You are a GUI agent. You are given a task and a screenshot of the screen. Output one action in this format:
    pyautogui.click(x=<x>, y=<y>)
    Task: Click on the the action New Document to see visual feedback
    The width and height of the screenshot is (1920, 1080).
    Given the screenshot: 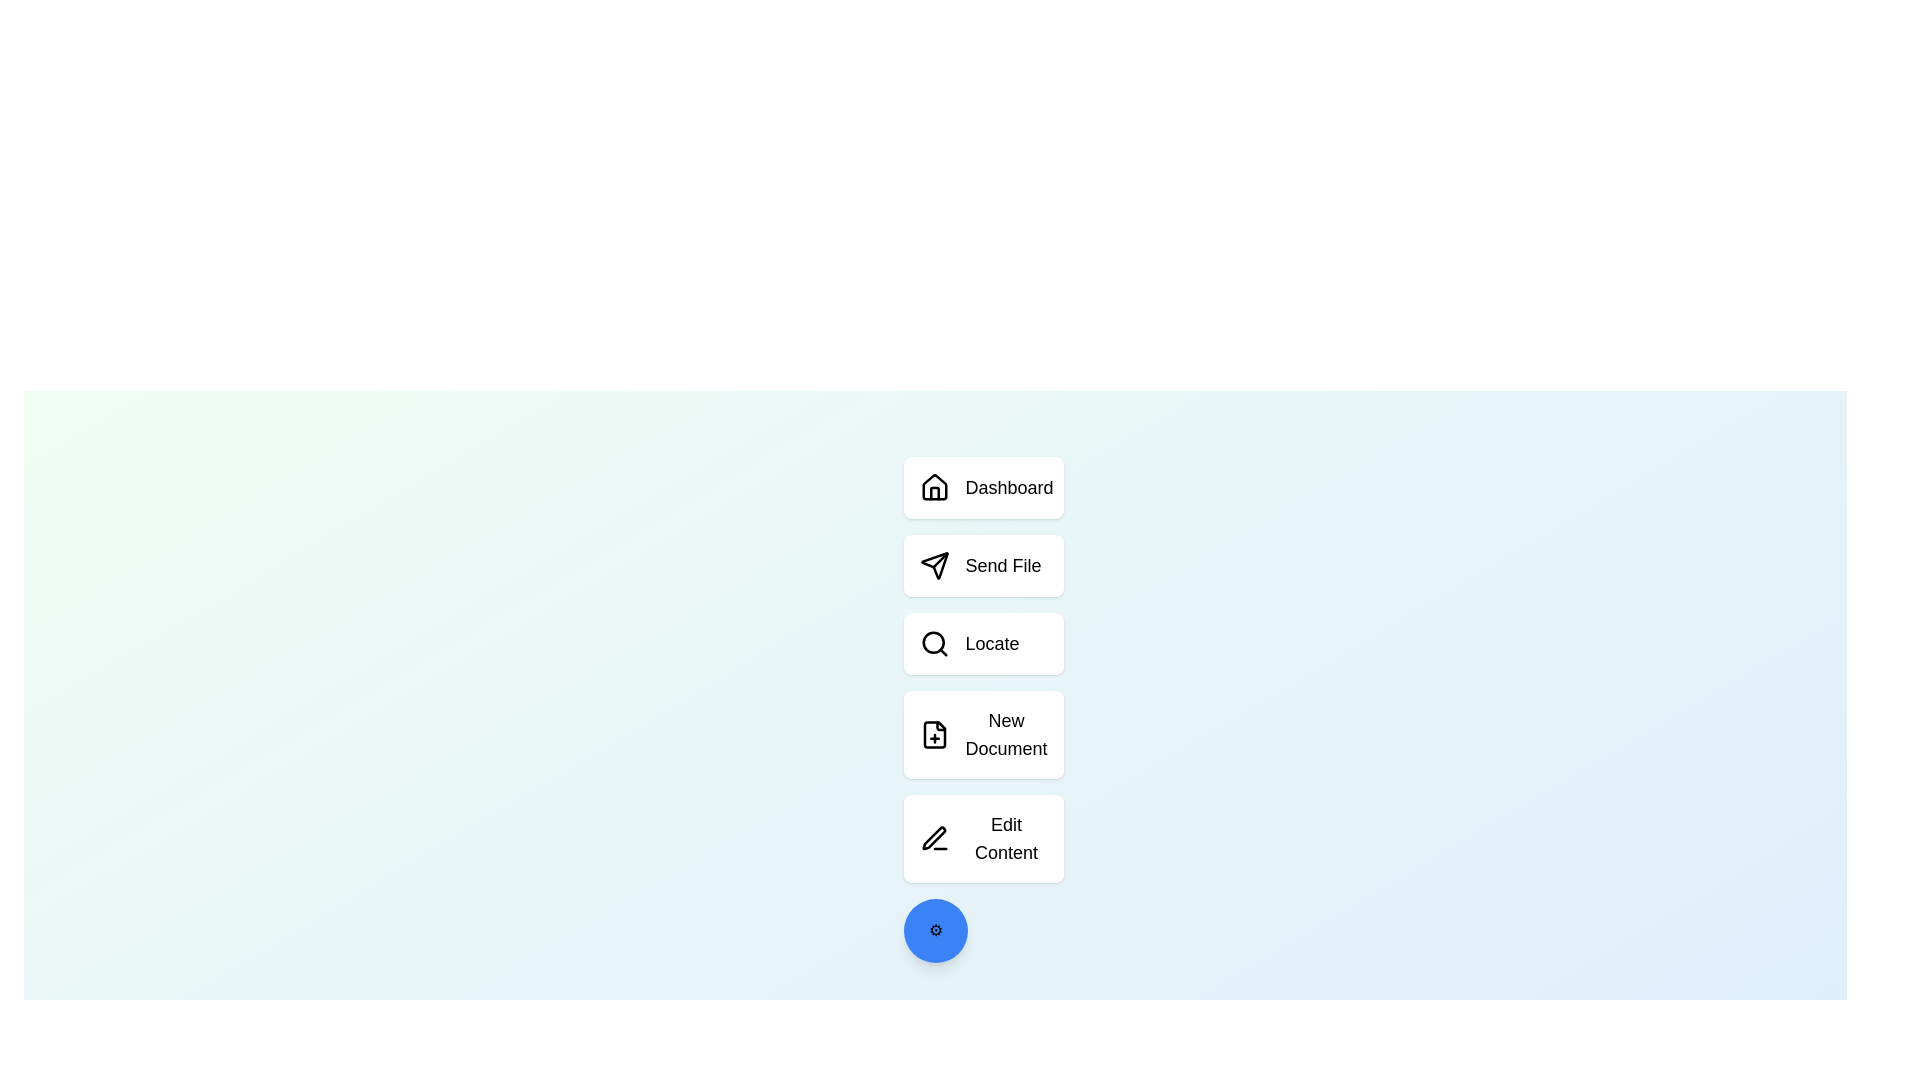 What is the action you would take?
    pyautogui.click(x=983, y=735)
    